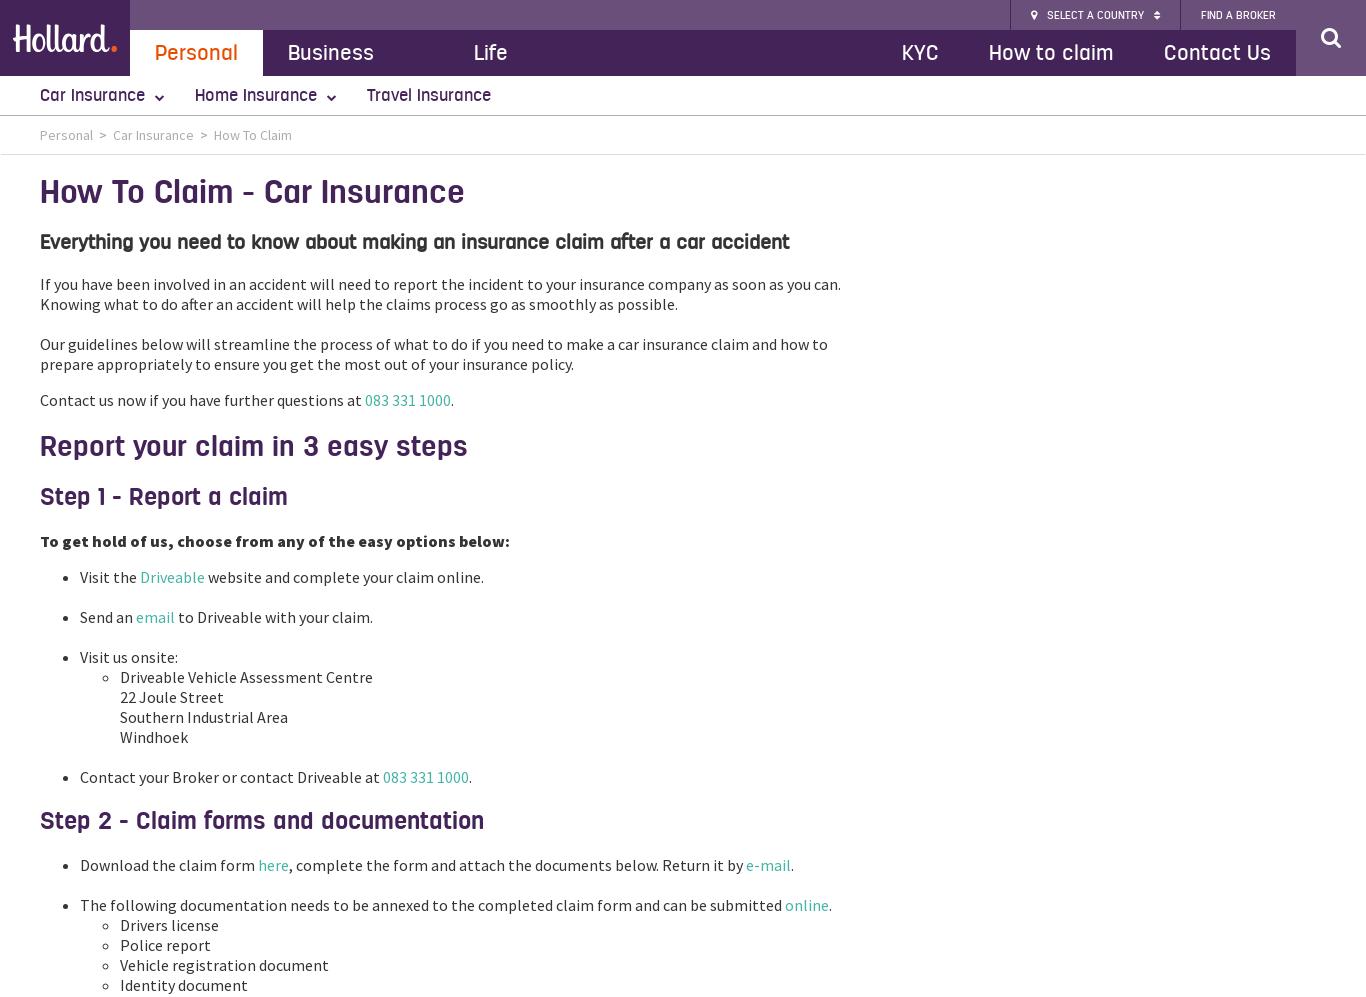 The image size is (1366, 997). I want to click on 'Step 2 - Claim forms and documentation', so click(40, 821).